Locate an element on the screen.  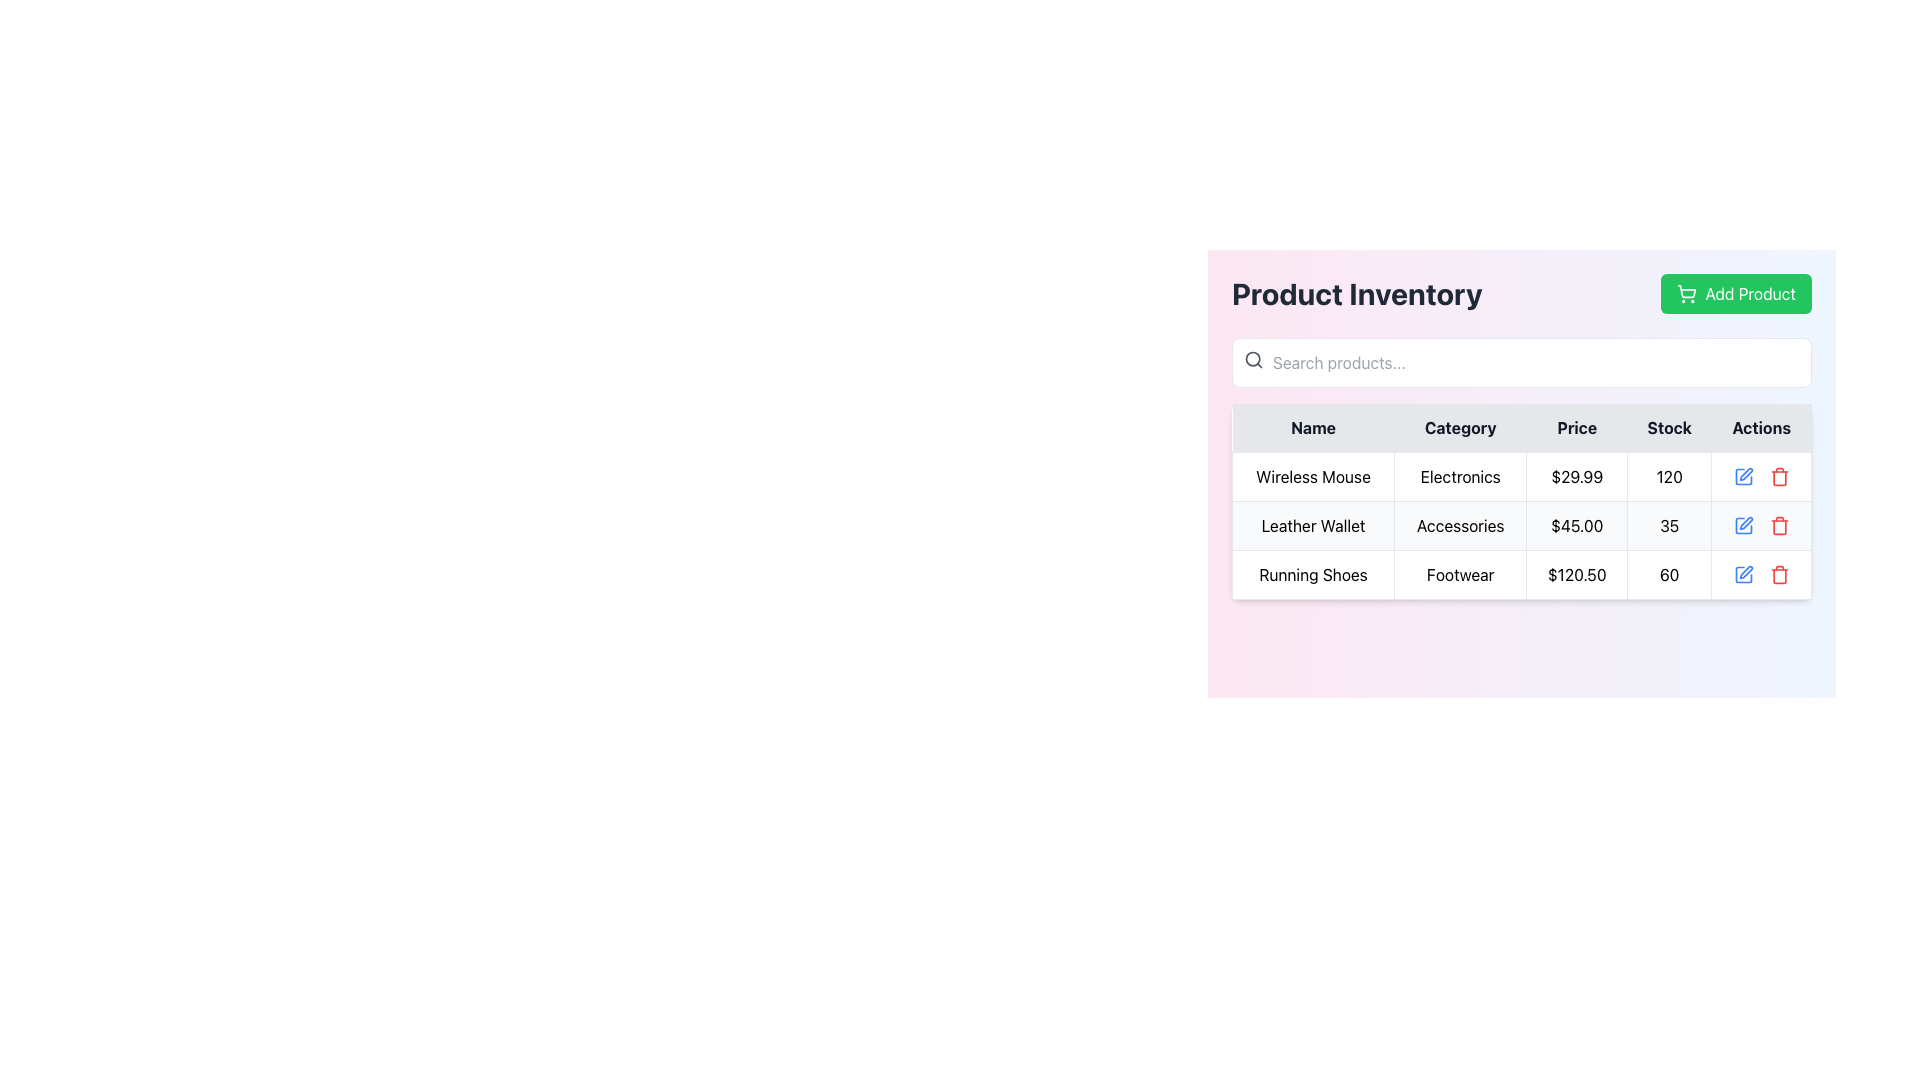
the bold, large-sized black text heading displaying 'Product Inventory' located at the top left of the panel is located at coordinates (1357, 293).